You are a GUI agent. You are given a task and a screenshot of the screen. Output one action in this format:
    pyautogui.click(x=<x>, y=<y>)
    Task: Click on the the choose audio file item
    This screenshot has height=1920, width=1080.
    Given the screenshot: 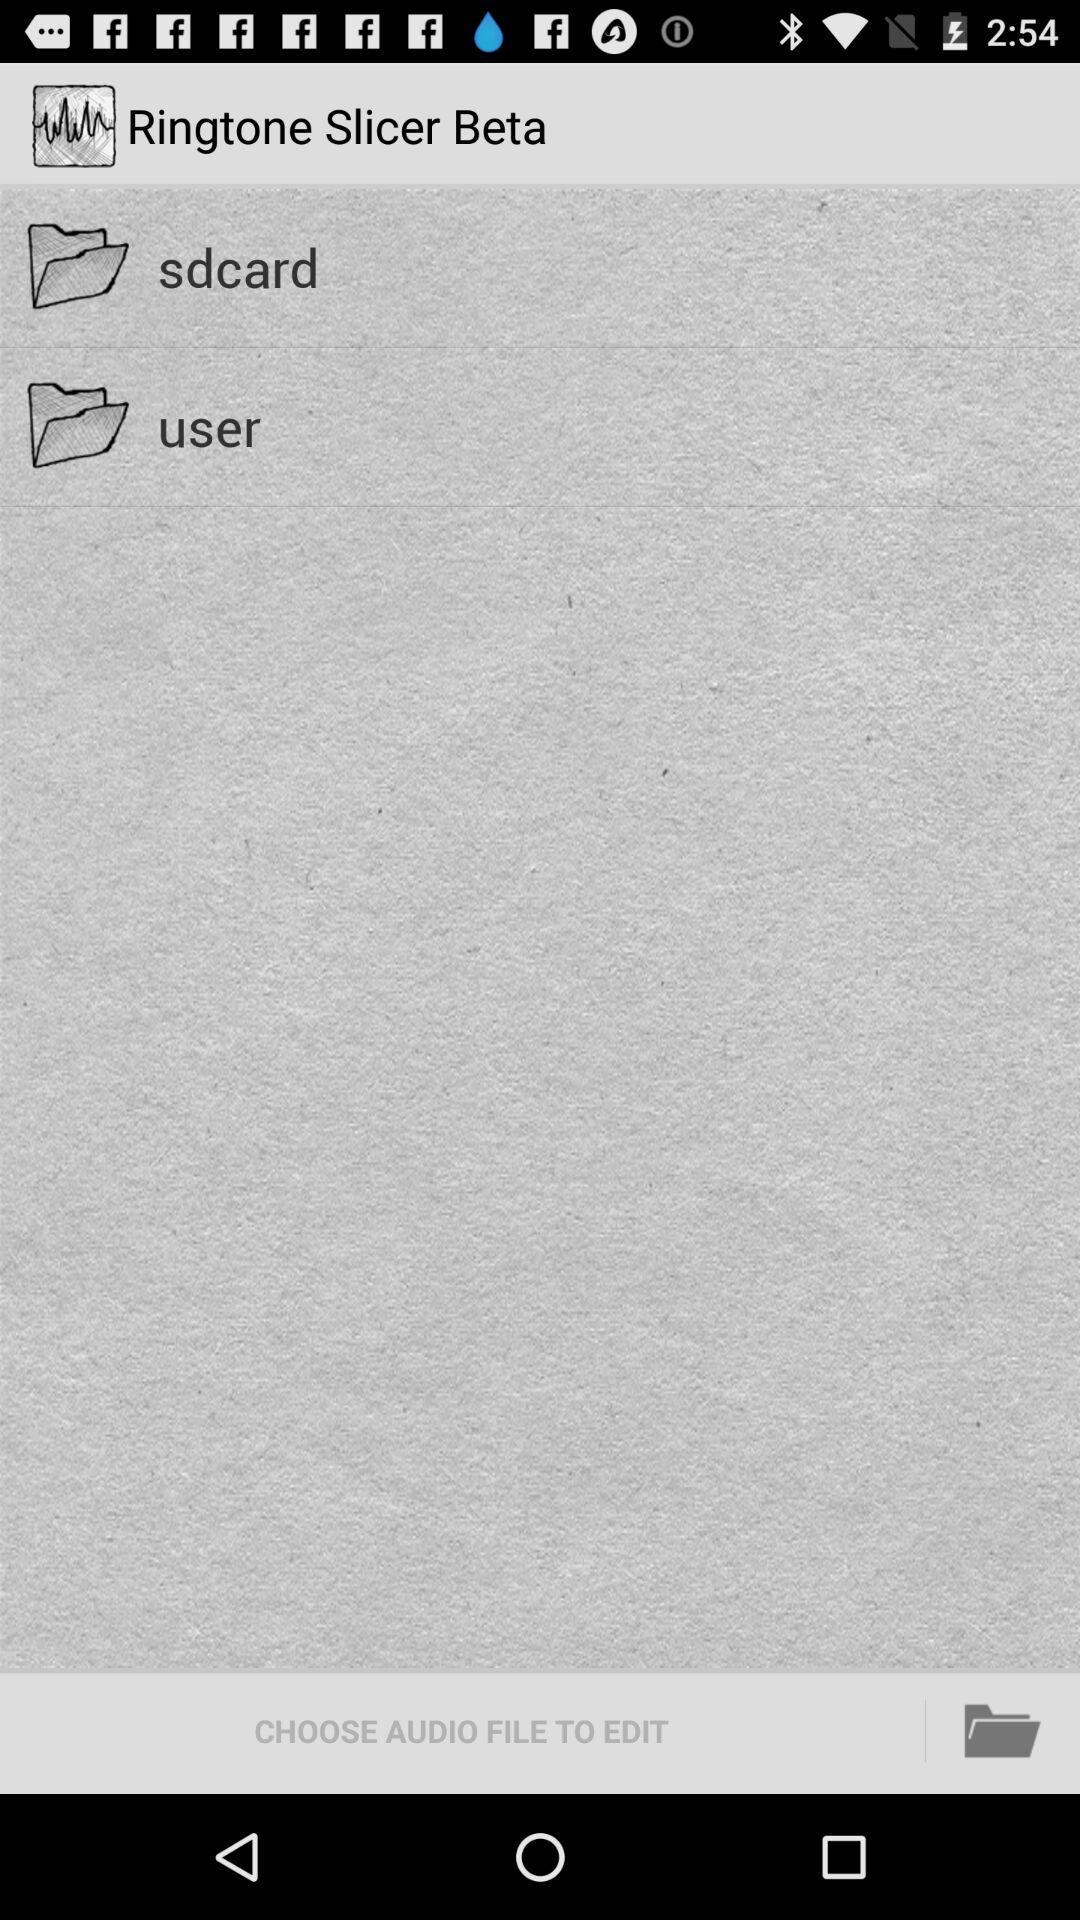 What is the action you would take?
    pyautogui.click(x=461, y=1730)
    